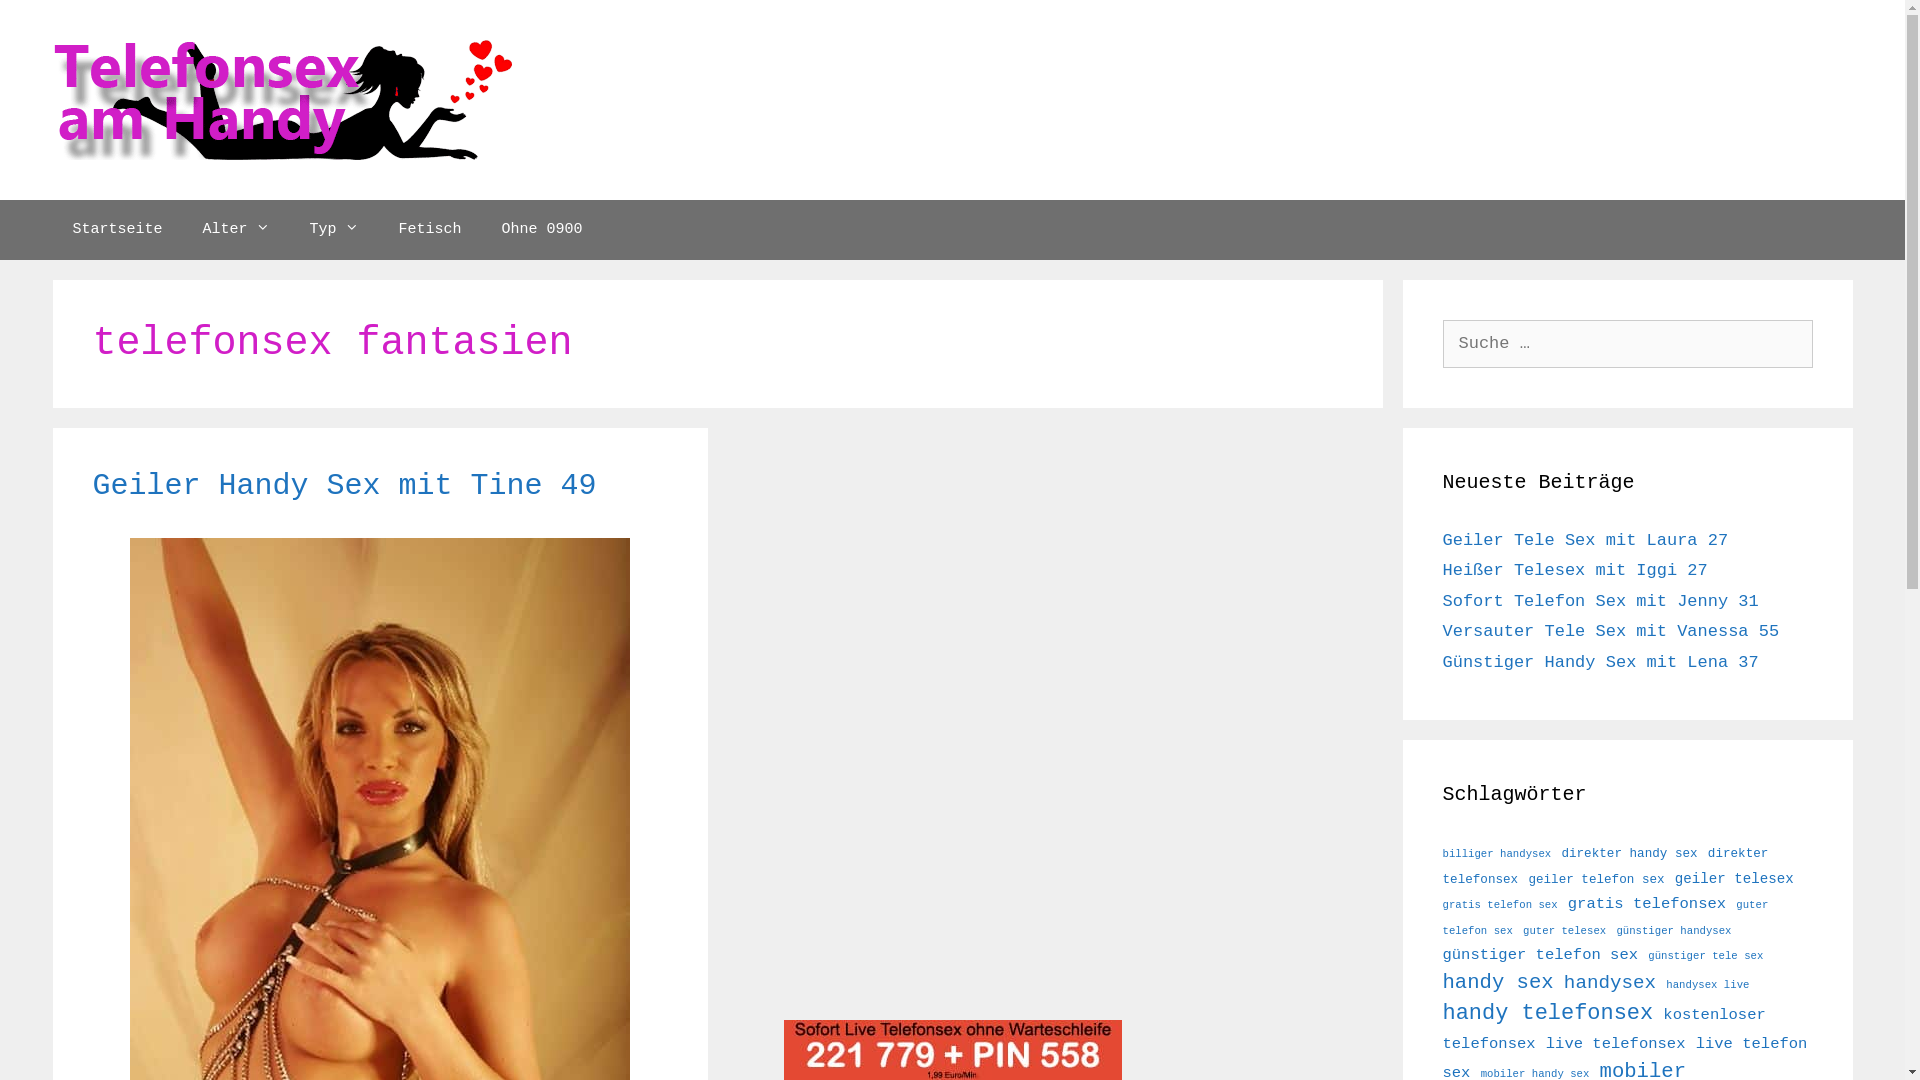 The width and height of the screenshot is (1920, 1080). Describe the element at coordinates (1521, 929) in the screenshot. I see `'guter telesex'` at that location.